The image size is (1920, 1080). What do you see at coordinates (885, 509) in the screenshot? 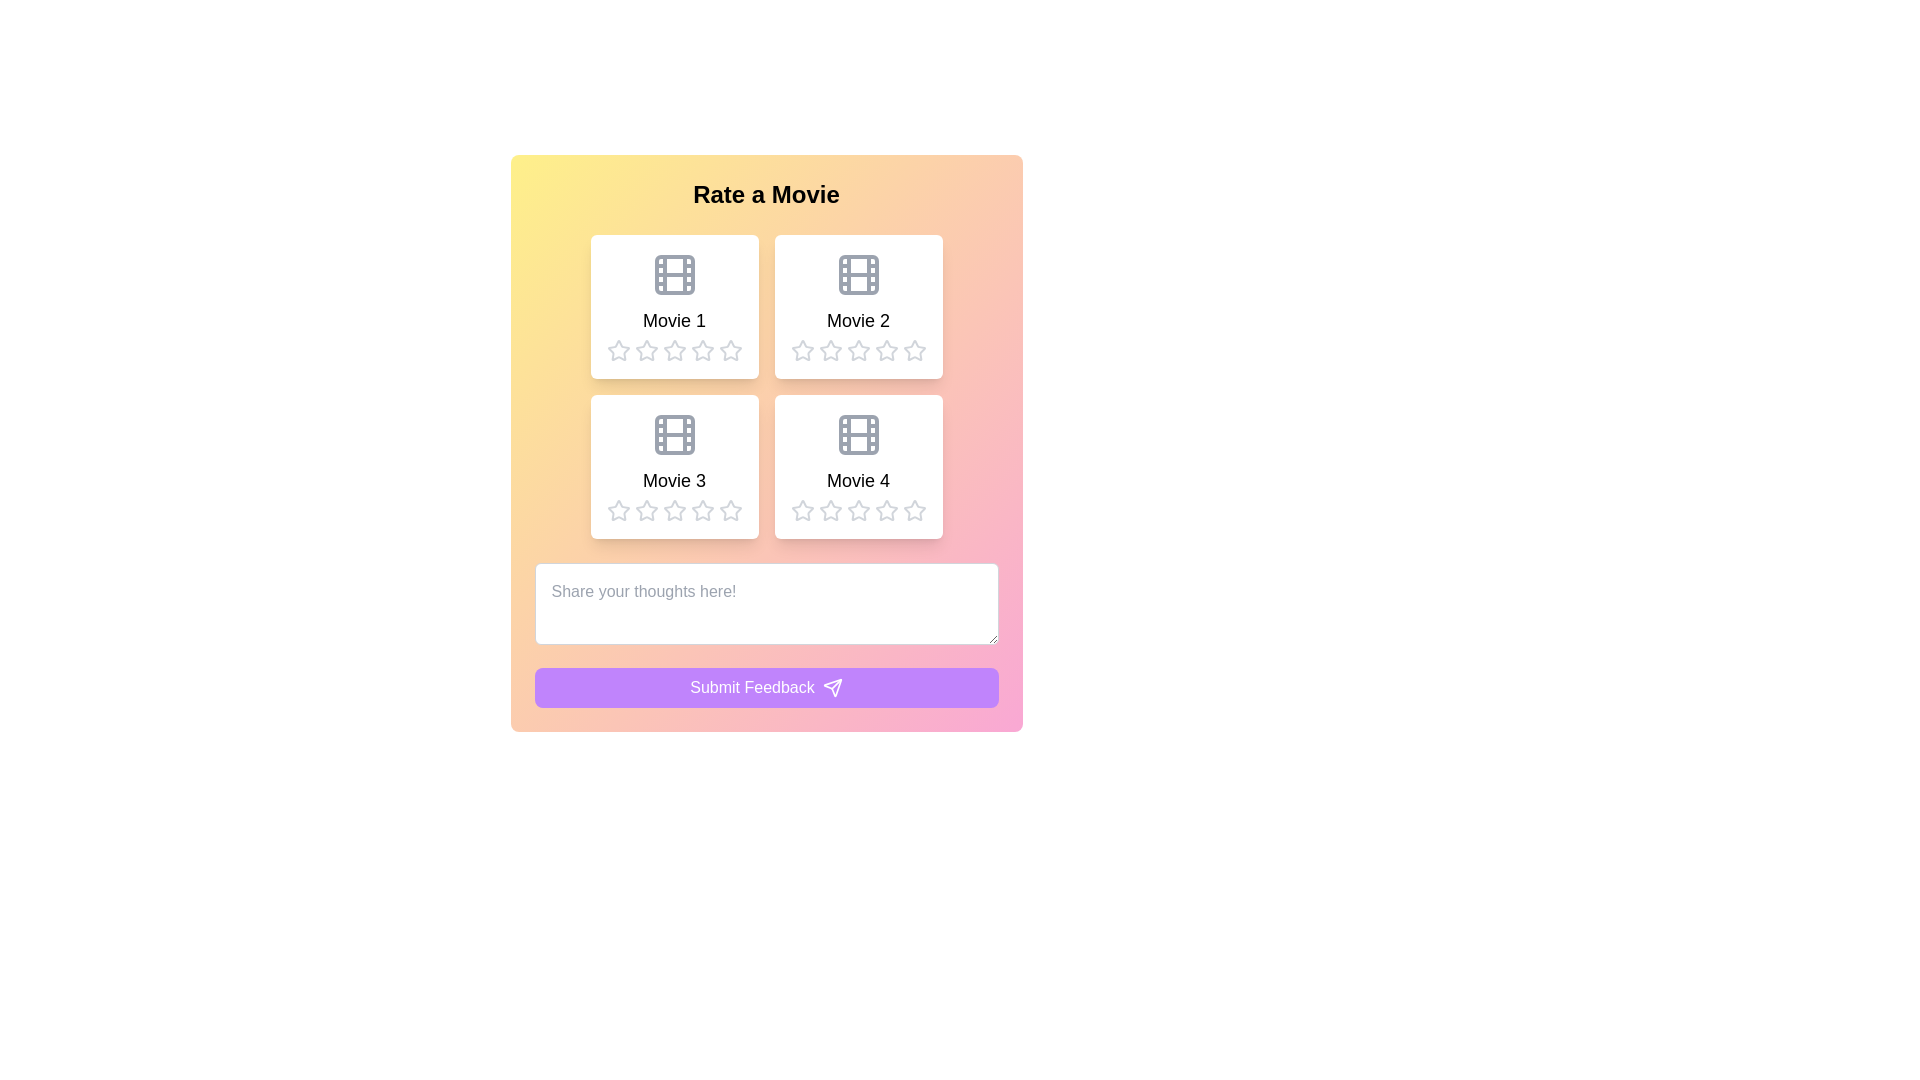
I see `the third star icon` at bounding box center [885, 509].